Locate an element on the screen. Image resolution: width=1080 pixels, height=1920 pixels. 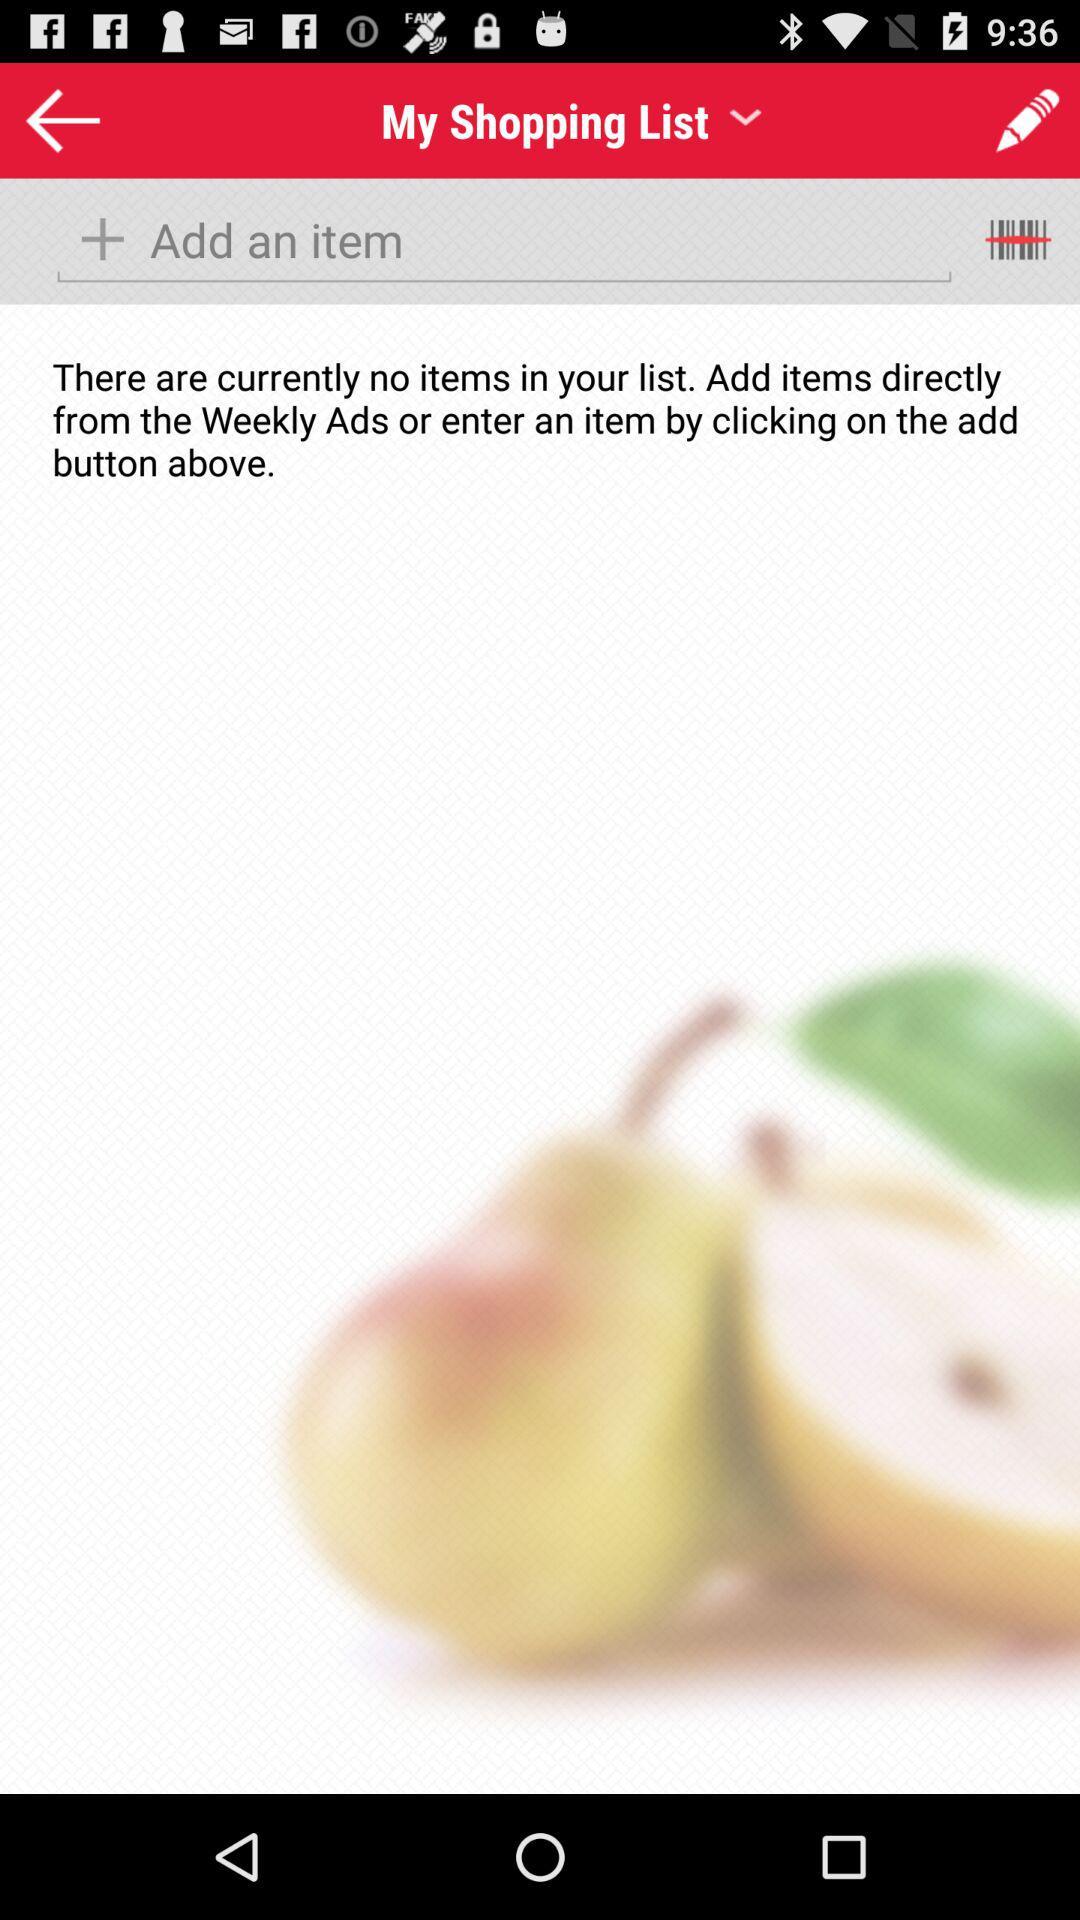
the edit icon is located at coordinates (1027, 128).